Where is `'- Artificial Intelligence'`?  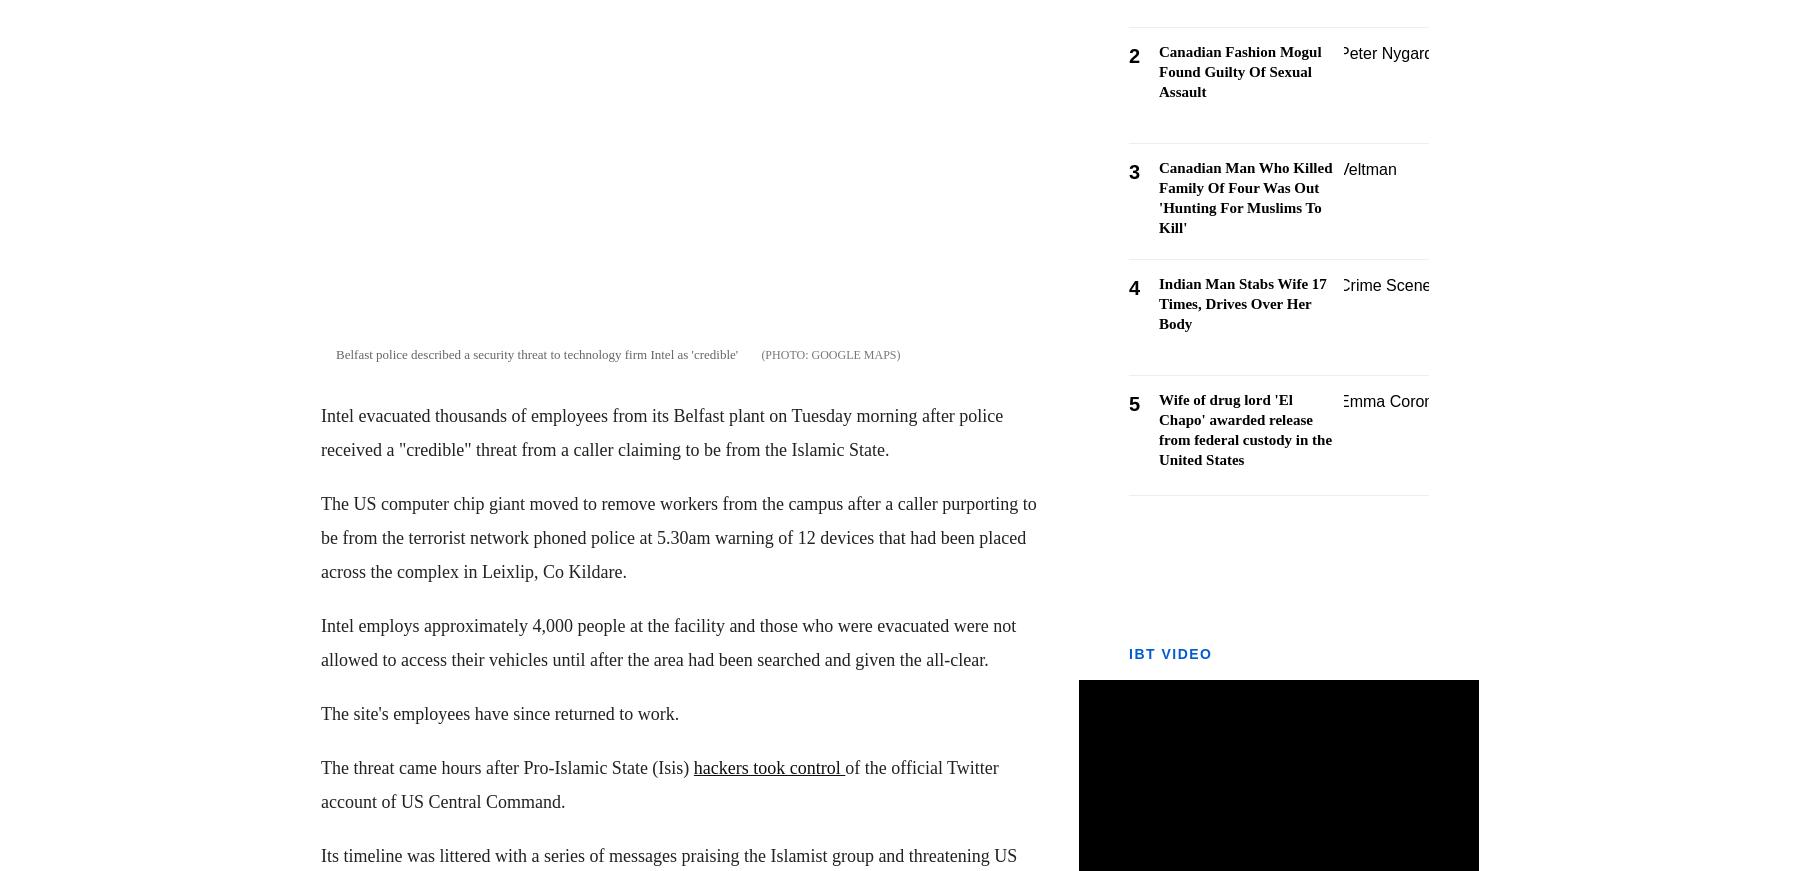 '- Artificial Intelligence' is located at coordinates (79, 559).